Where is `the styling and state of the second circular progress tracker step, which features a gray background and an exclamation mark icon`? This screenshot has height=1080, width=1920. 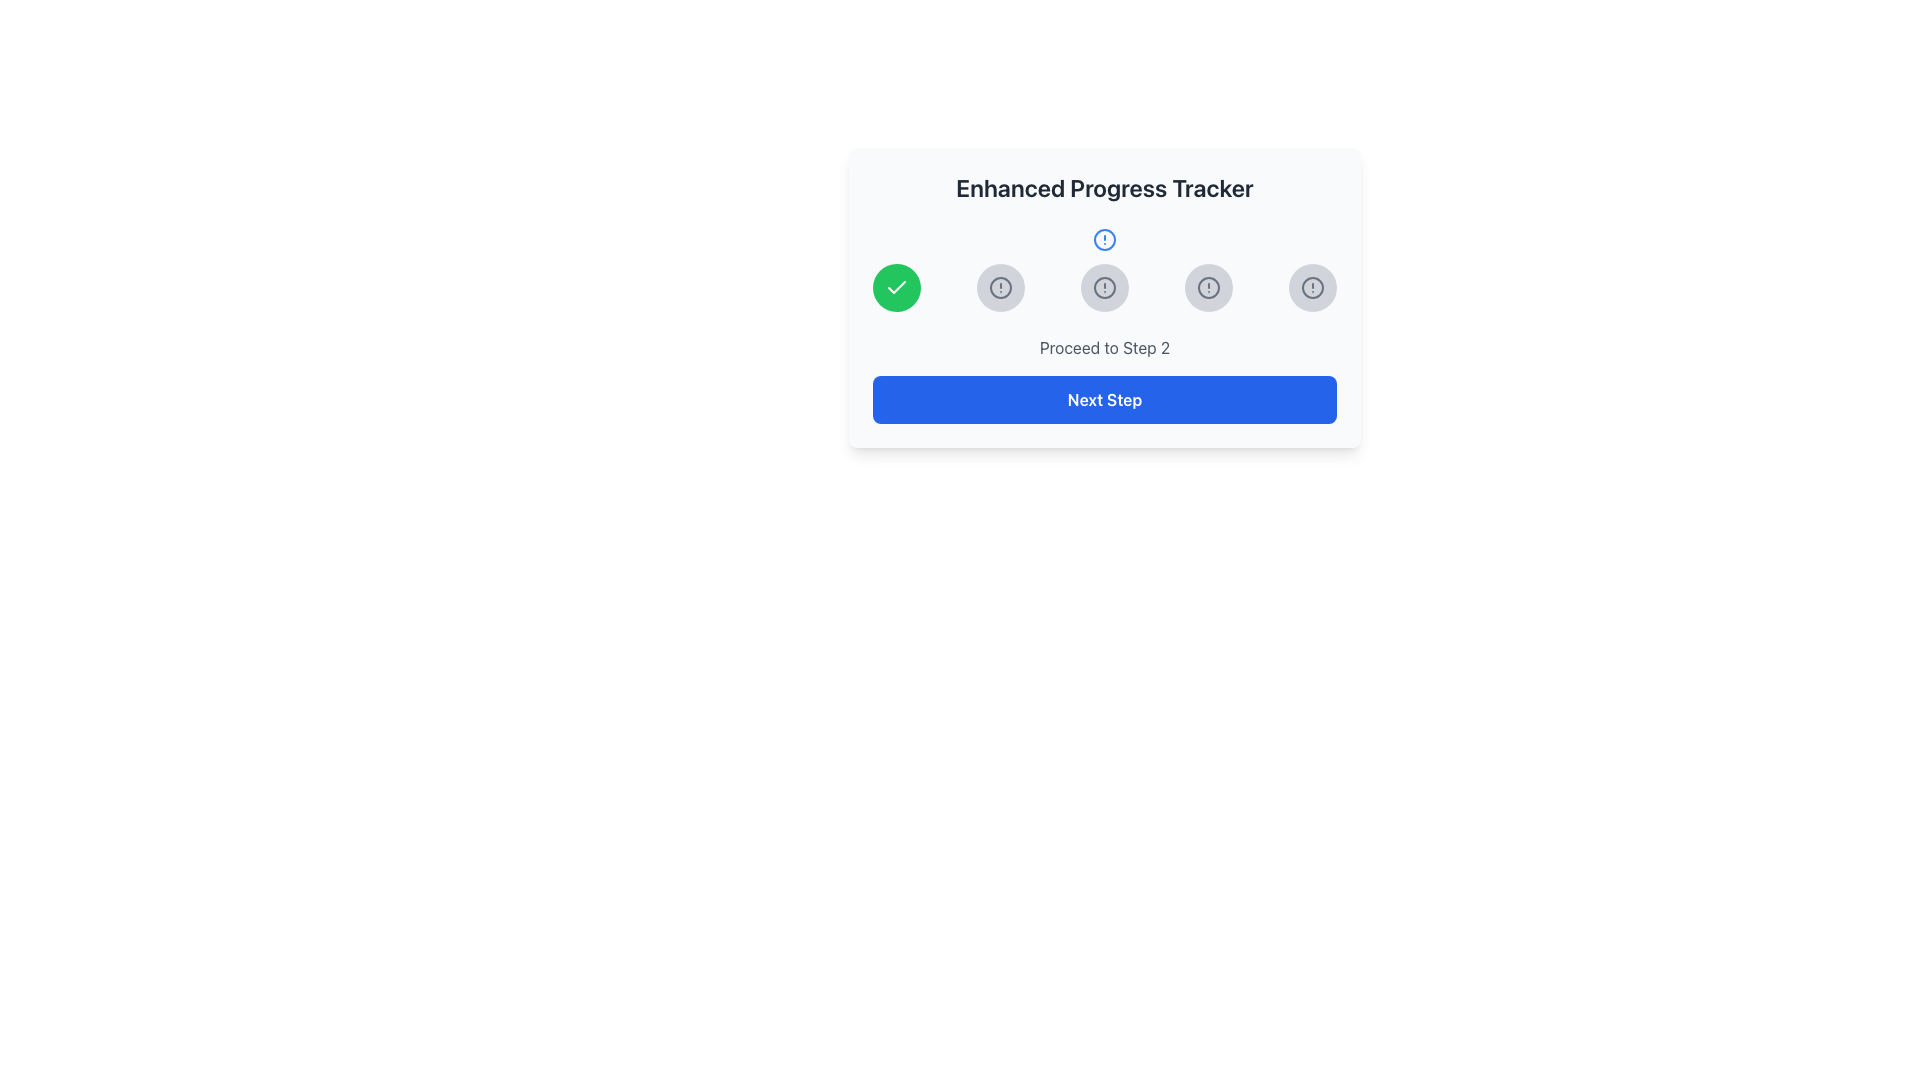 the styling and state of the second circular progress tracker step, which features a gray background and an exclamation mark icon is located at coordinates (1001, 288).